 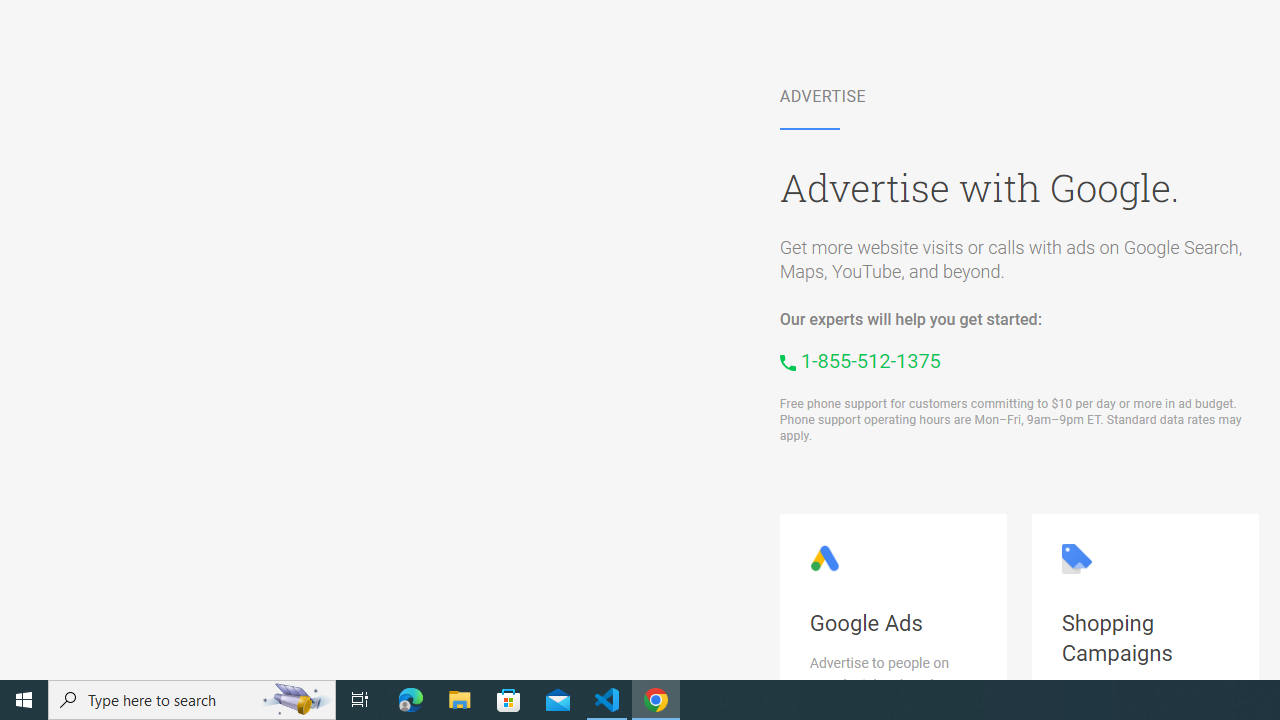 What do you see at coordinates (824, 559) in the screenshot?
I see `'Google Ads logo'` at bounding box center [824, 559].